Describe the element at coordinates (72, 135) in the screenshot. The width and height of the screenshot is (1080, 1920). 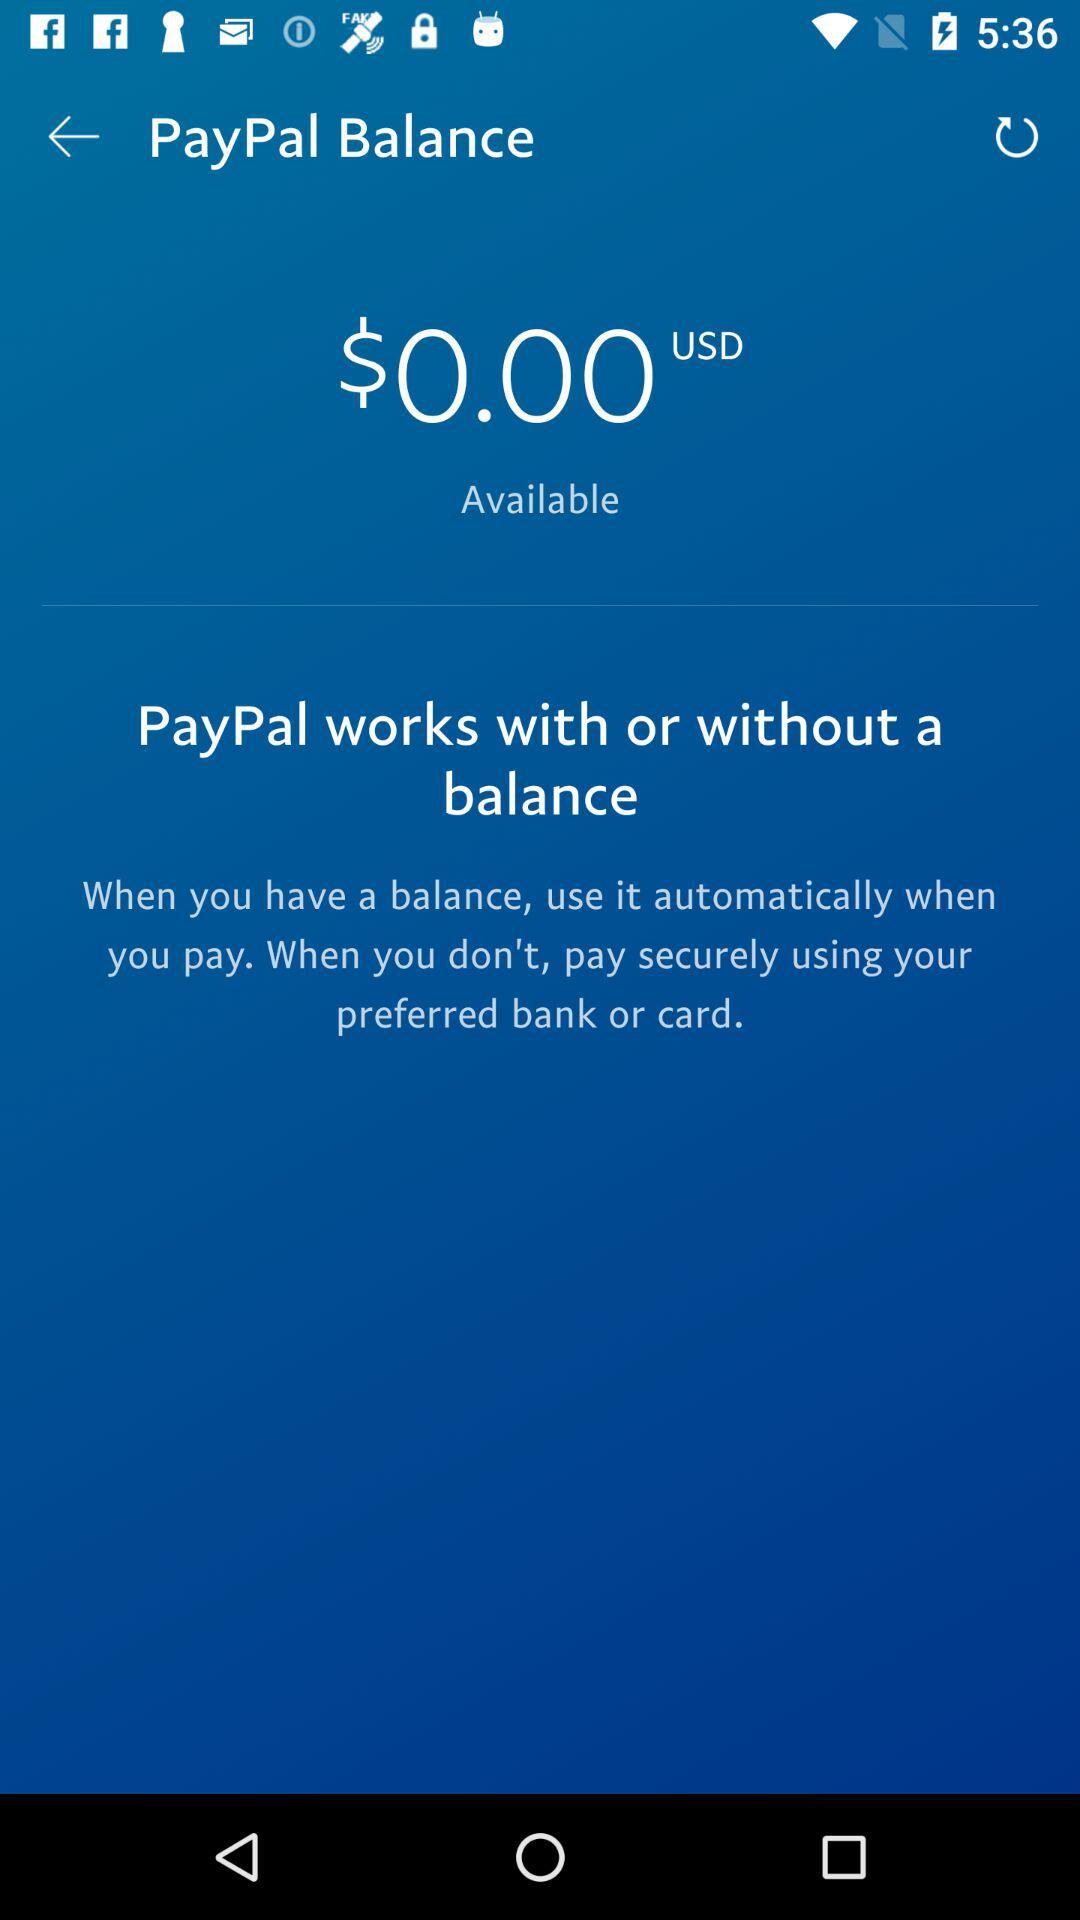
I see `icon to the left of paypal balance item` at that location.